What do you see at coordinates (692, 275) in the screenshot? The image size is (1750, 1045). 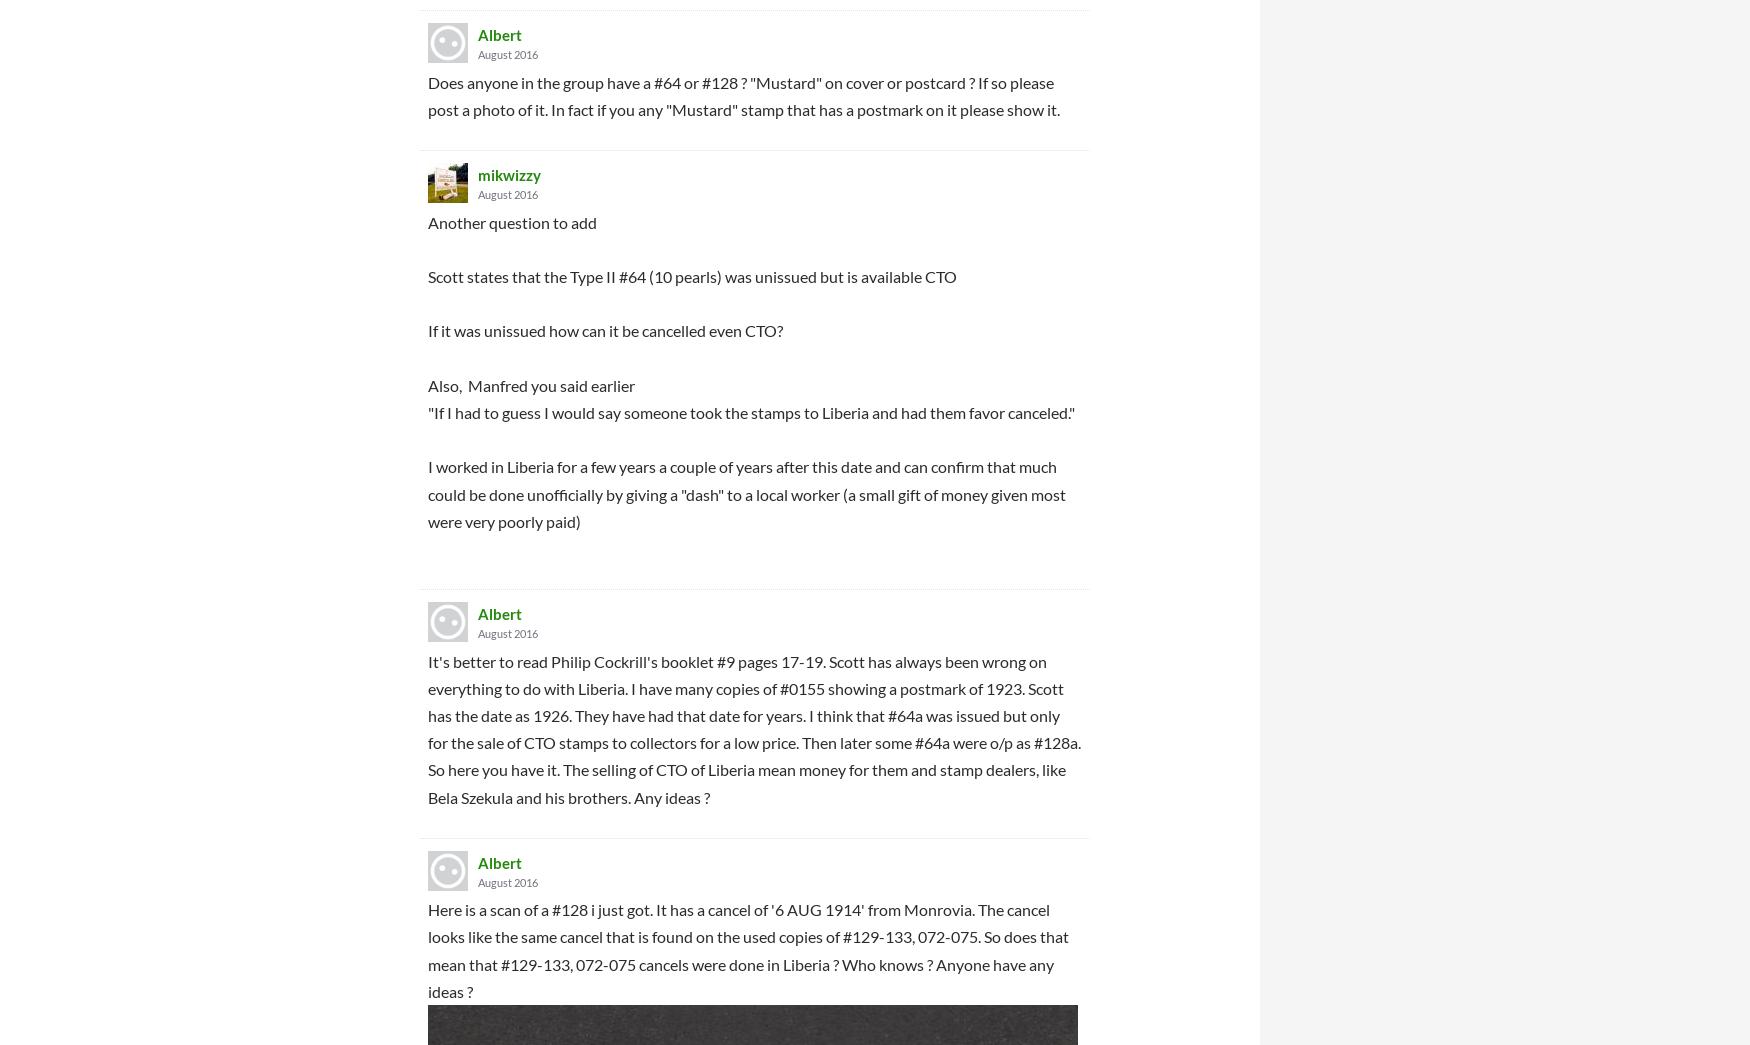 I see `'Scott states that the Type II #64 (10 pearls) was unissued but is available CTO'` at bounding box center [692, 275].